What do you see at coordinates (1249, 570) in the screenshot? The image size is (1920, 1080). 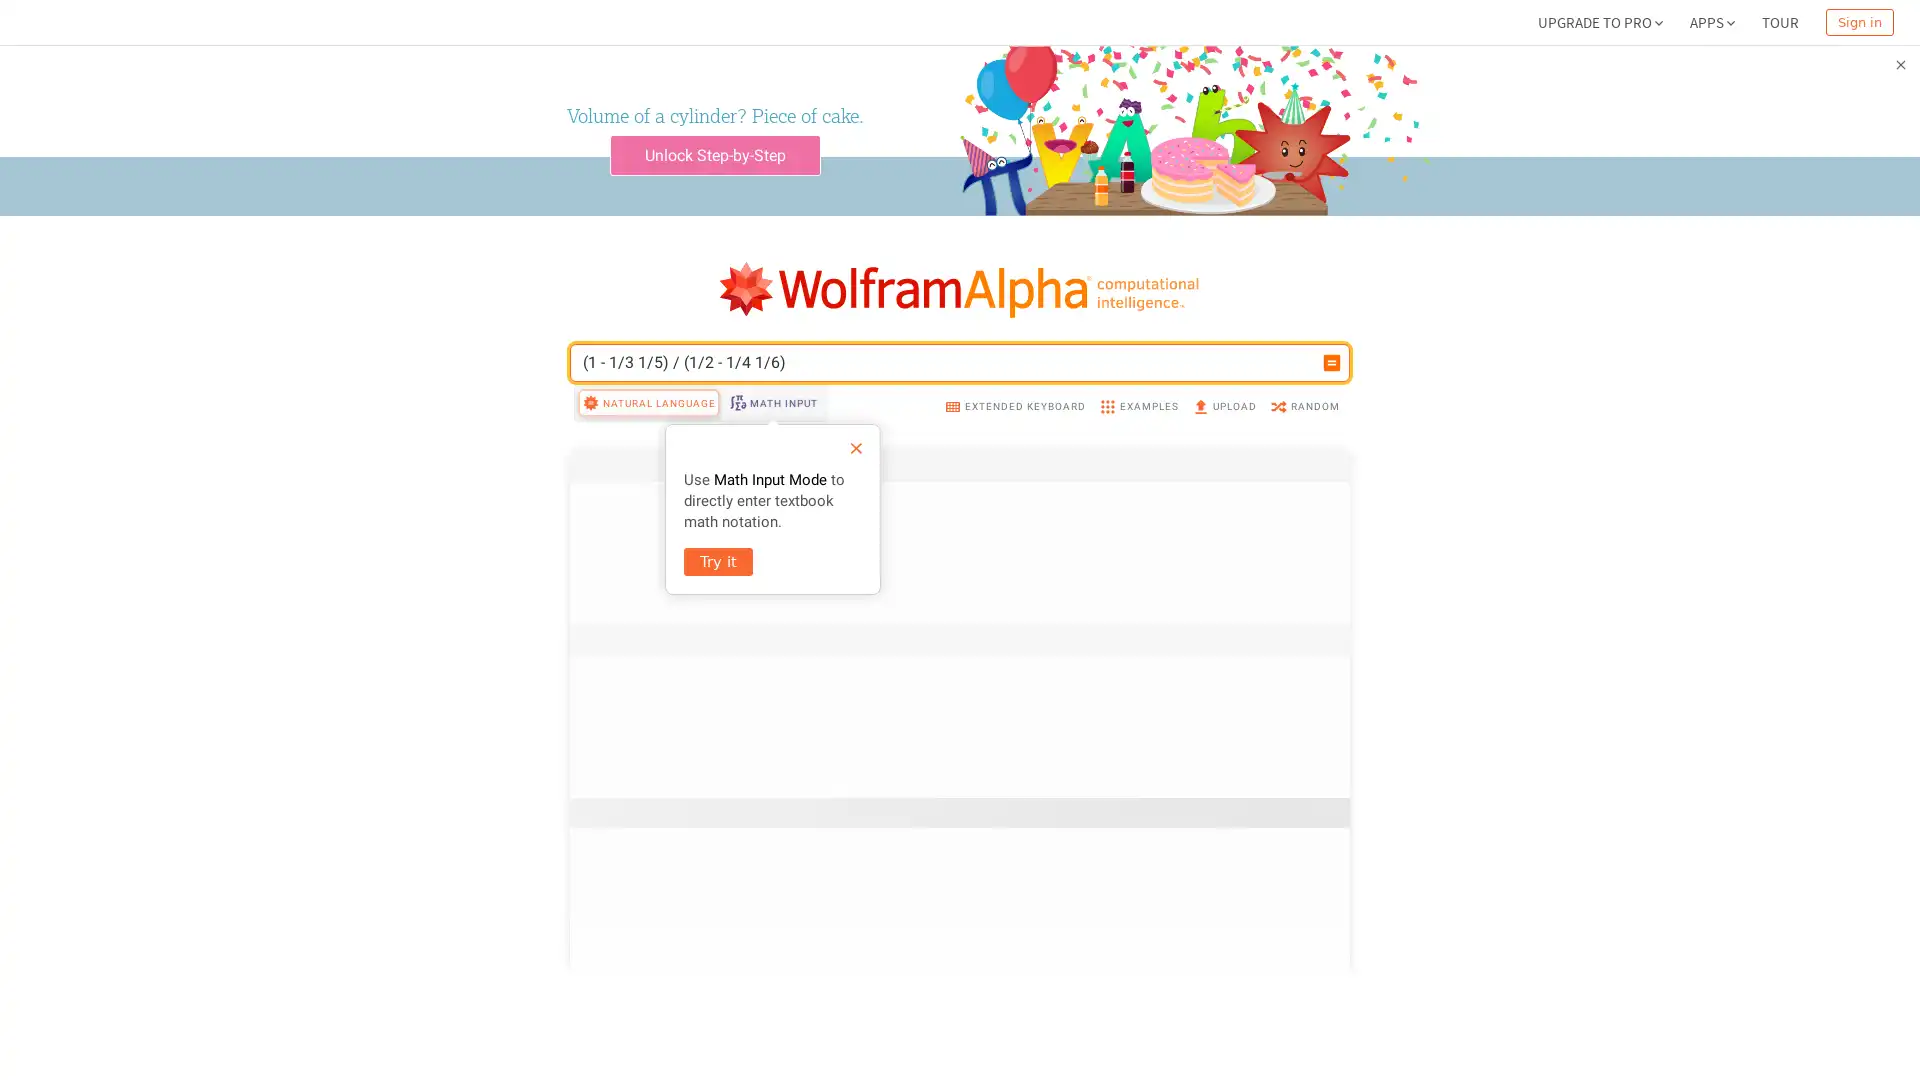 I see `Step-by-step solution` at bounding box center [1249, 570].